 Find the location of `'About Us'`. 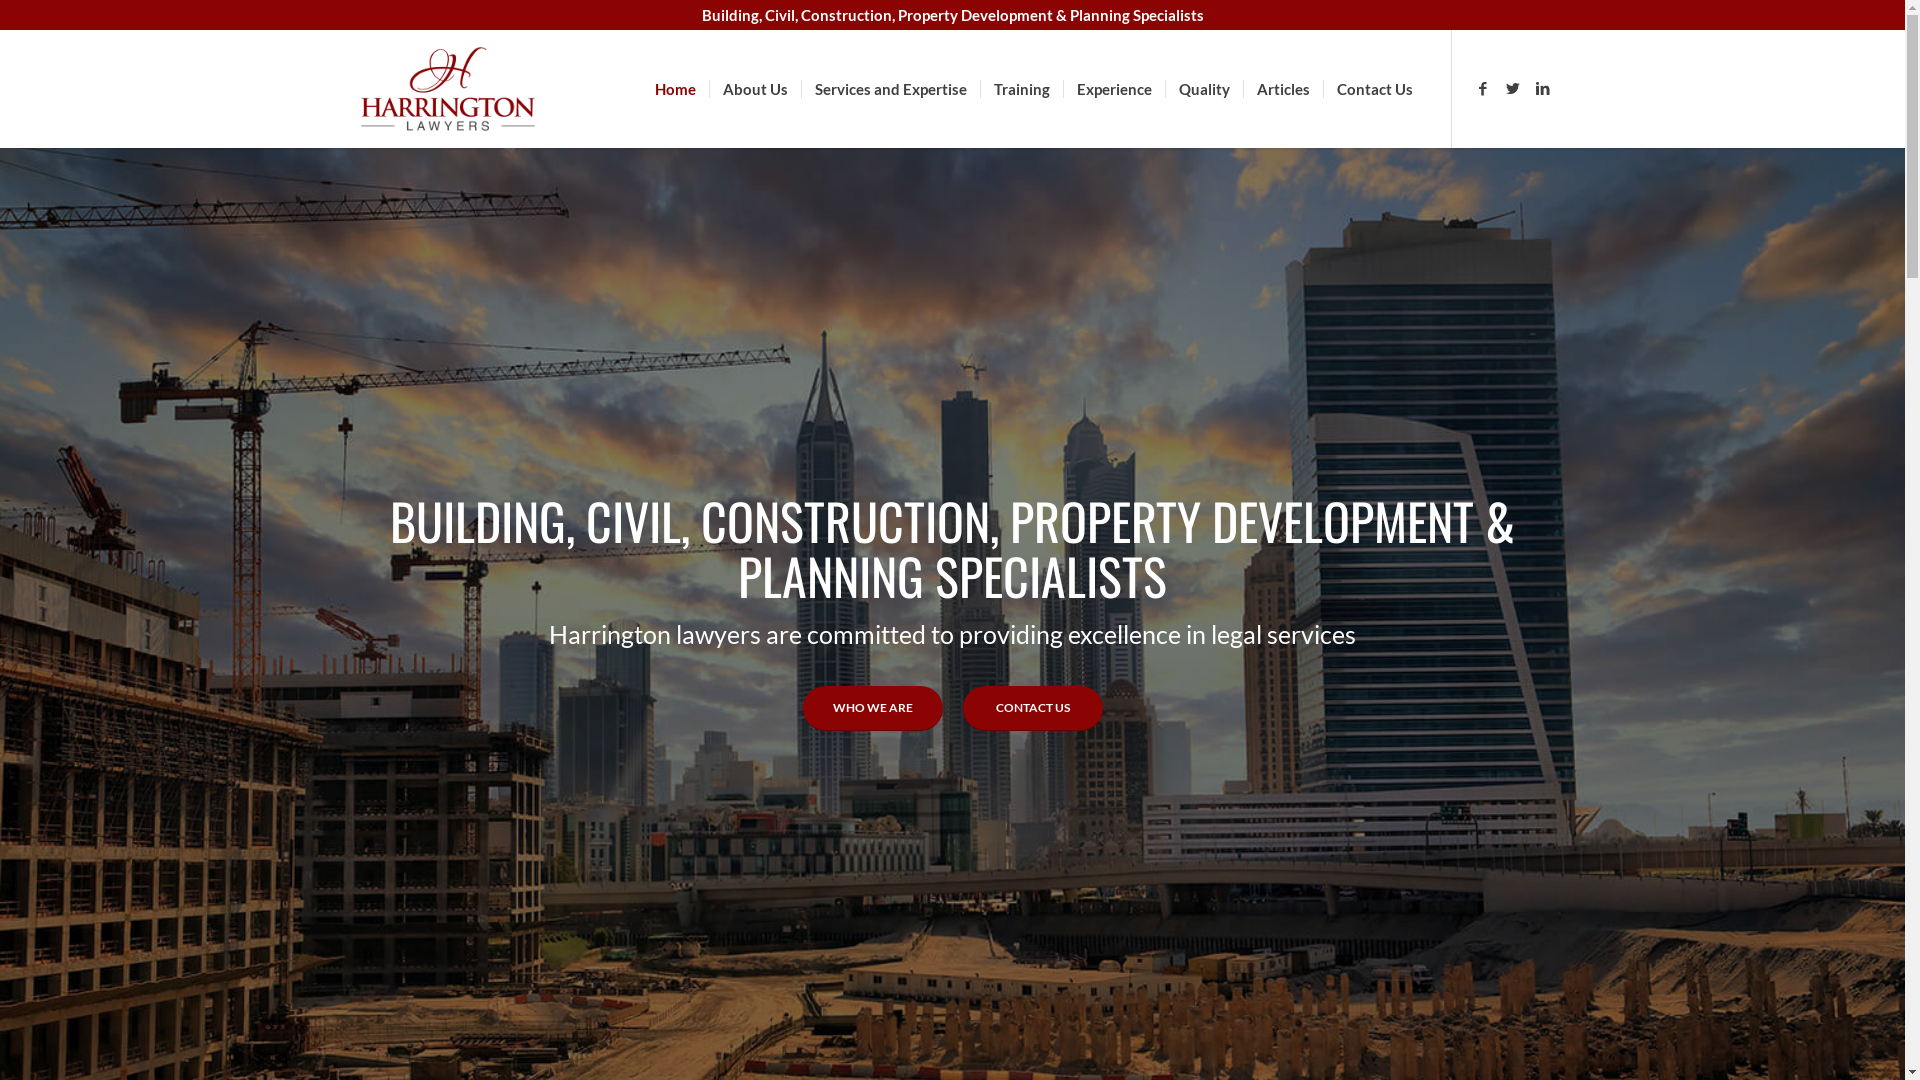

'About Us' is located at coordinates (752, 87).